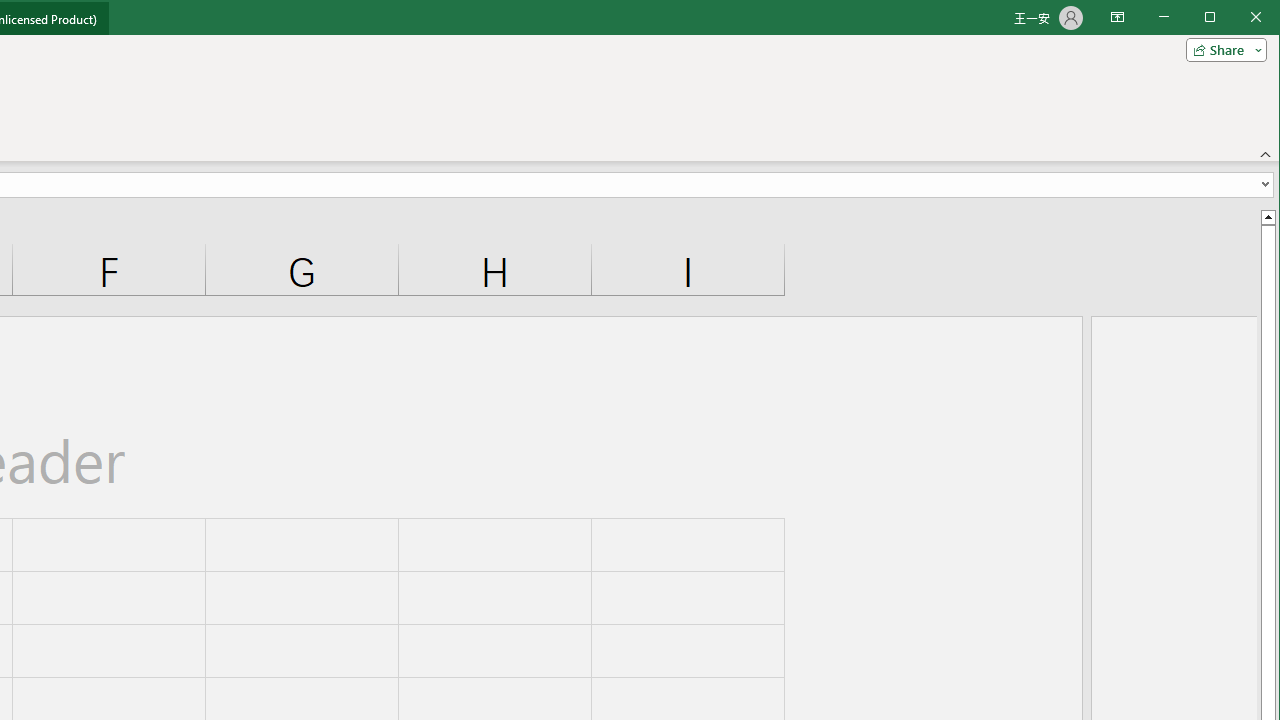  Describe the element at coordinates (1238, 19) in the screenshot. I see `'Maximize'` at that location.